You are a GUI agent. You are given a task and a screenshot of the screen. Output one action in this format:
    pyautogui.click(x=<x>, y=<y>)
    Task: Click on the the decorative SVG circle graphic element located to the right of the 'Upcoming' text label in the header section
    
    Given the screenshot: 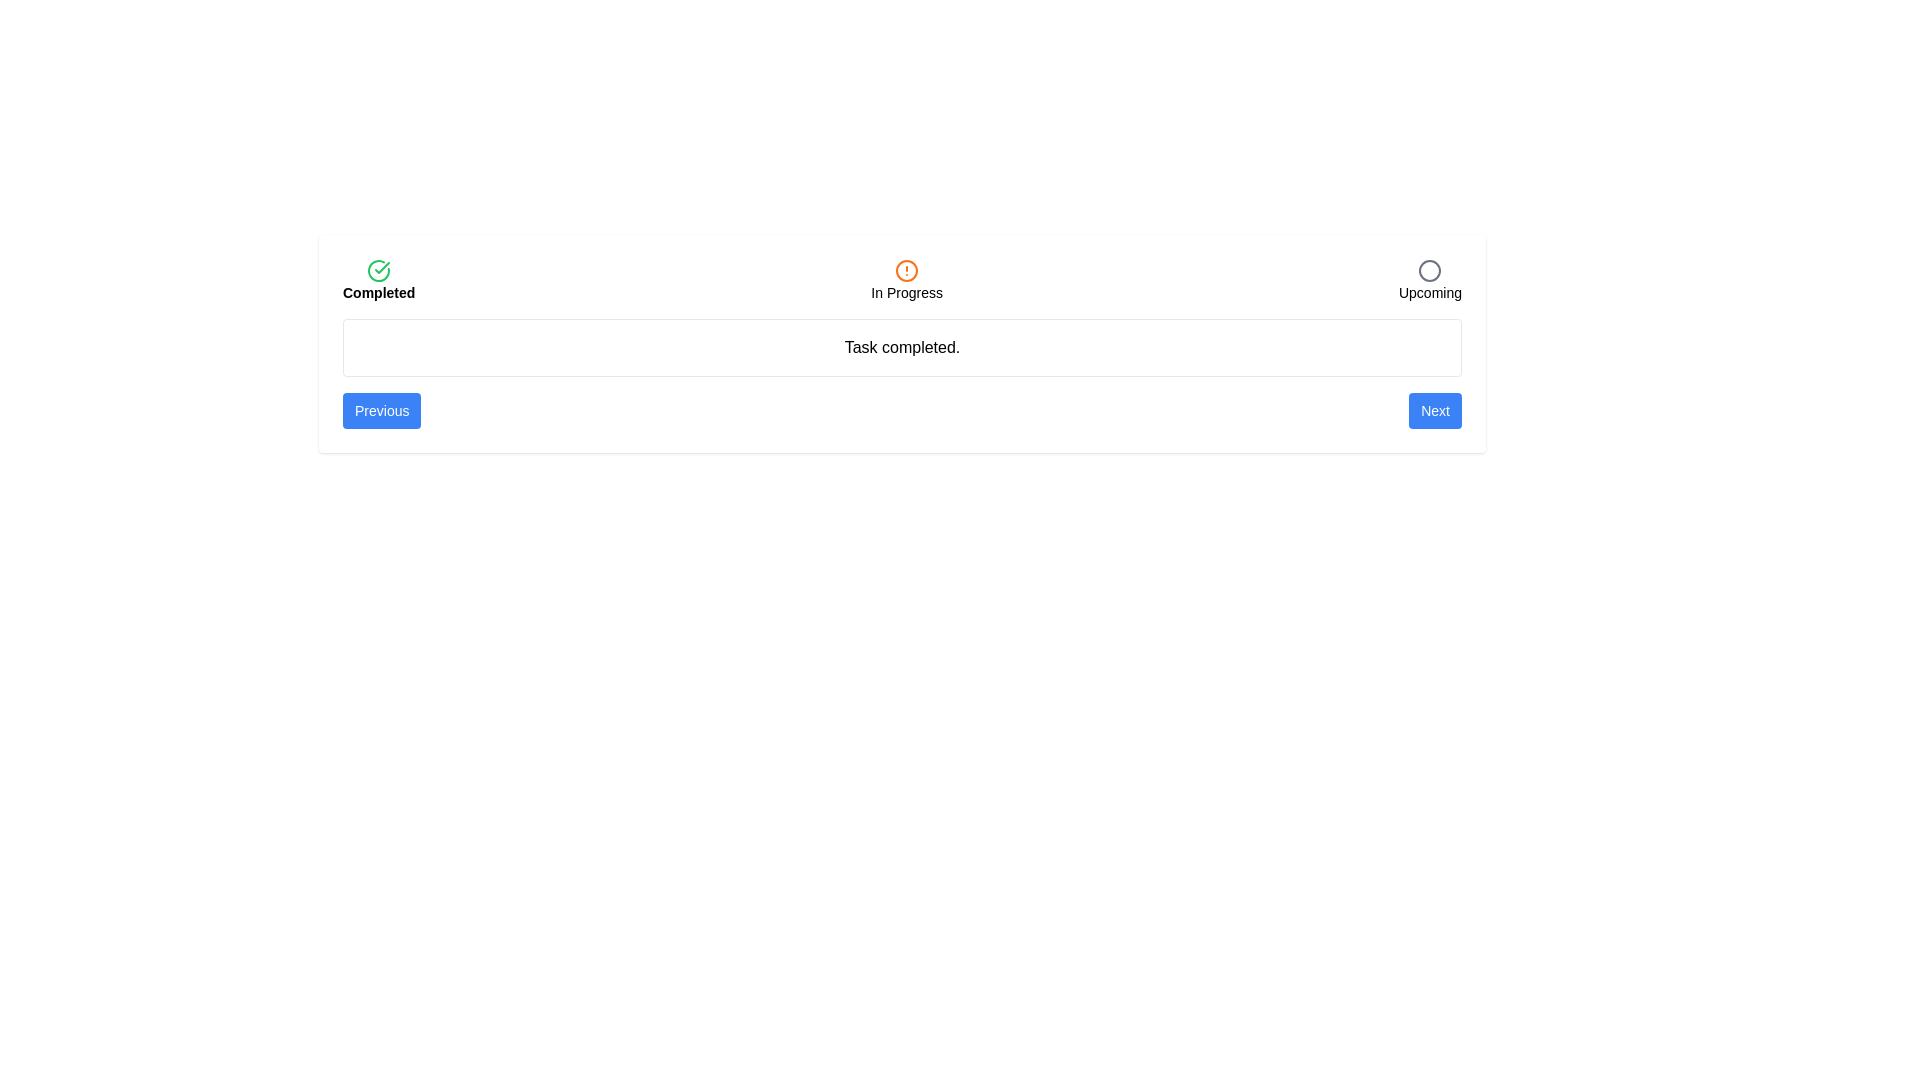 What is the action you would take?
    pyautogui.click(x=1429, y=270)
    